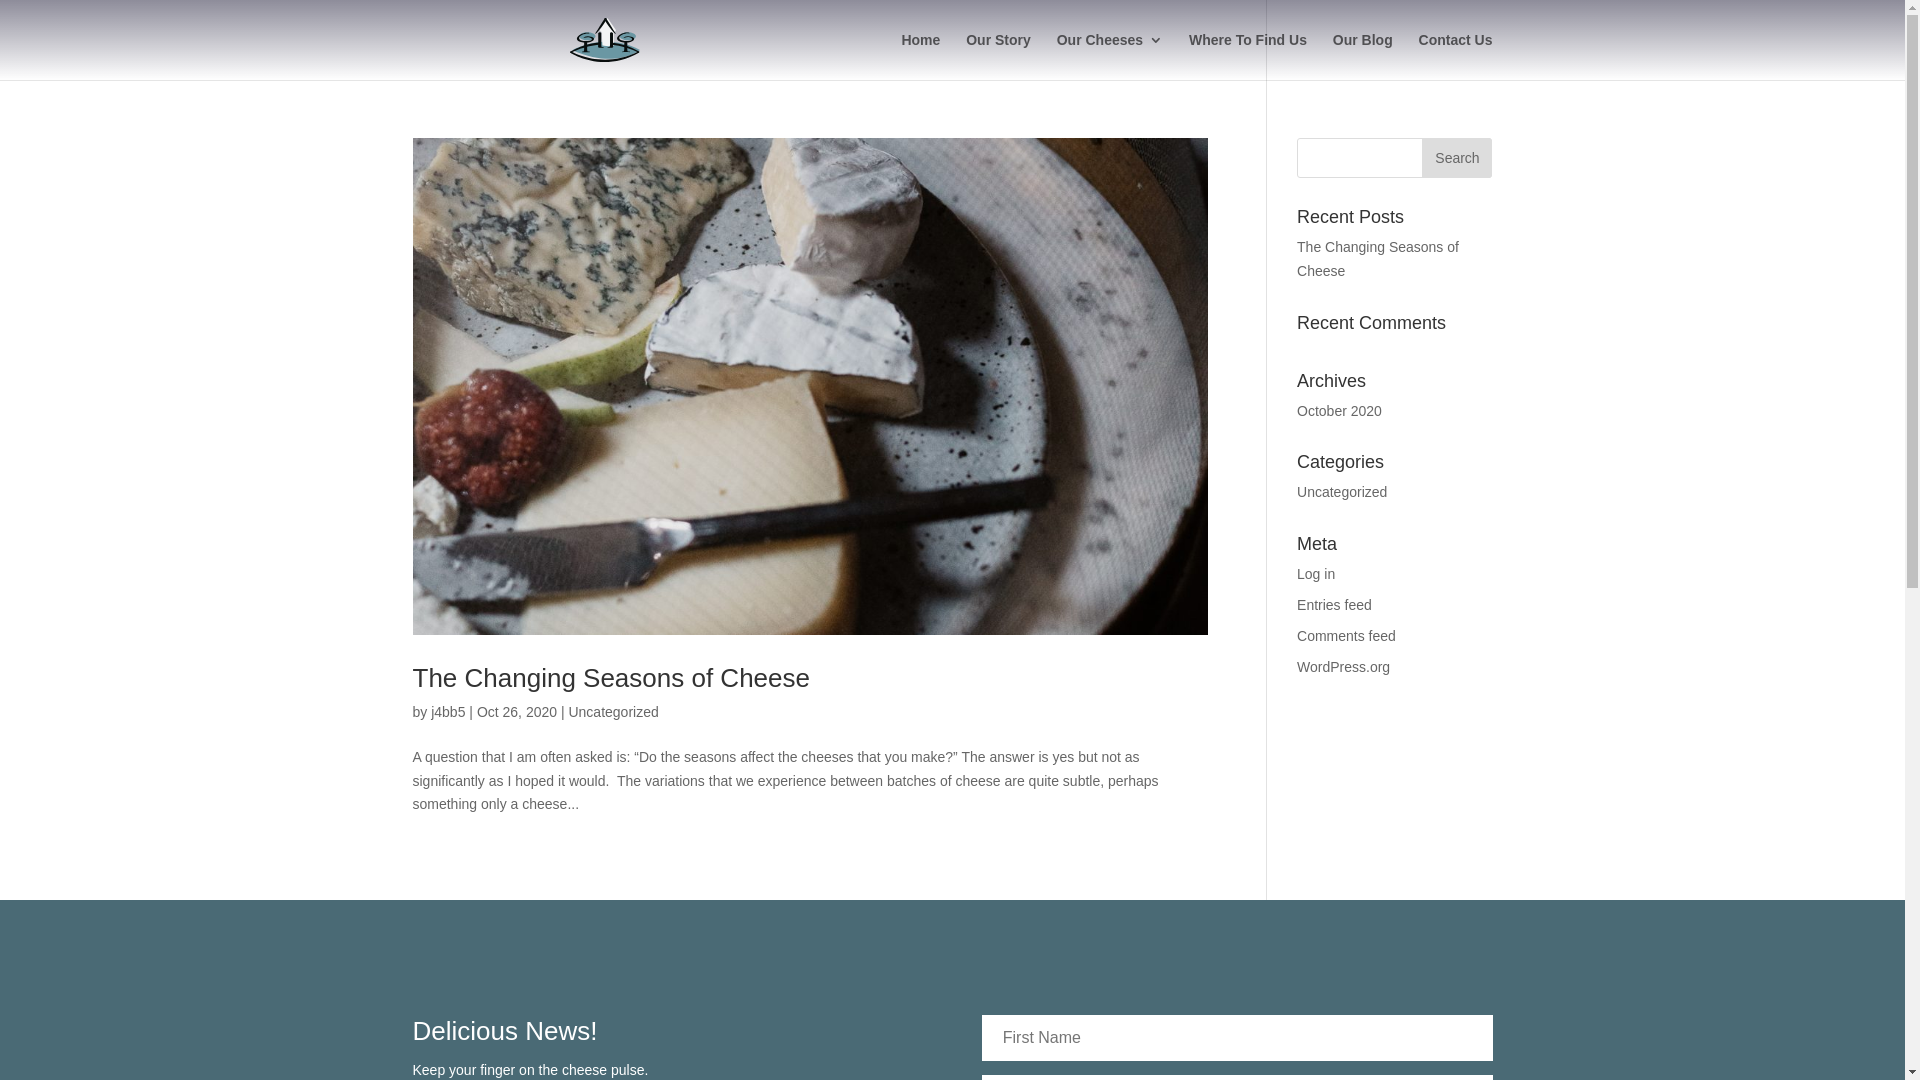 The image size is (1920, 1080). Describe the element at coordinates (1315, 574) in the screenshot. I see `'Log in'` at that location.